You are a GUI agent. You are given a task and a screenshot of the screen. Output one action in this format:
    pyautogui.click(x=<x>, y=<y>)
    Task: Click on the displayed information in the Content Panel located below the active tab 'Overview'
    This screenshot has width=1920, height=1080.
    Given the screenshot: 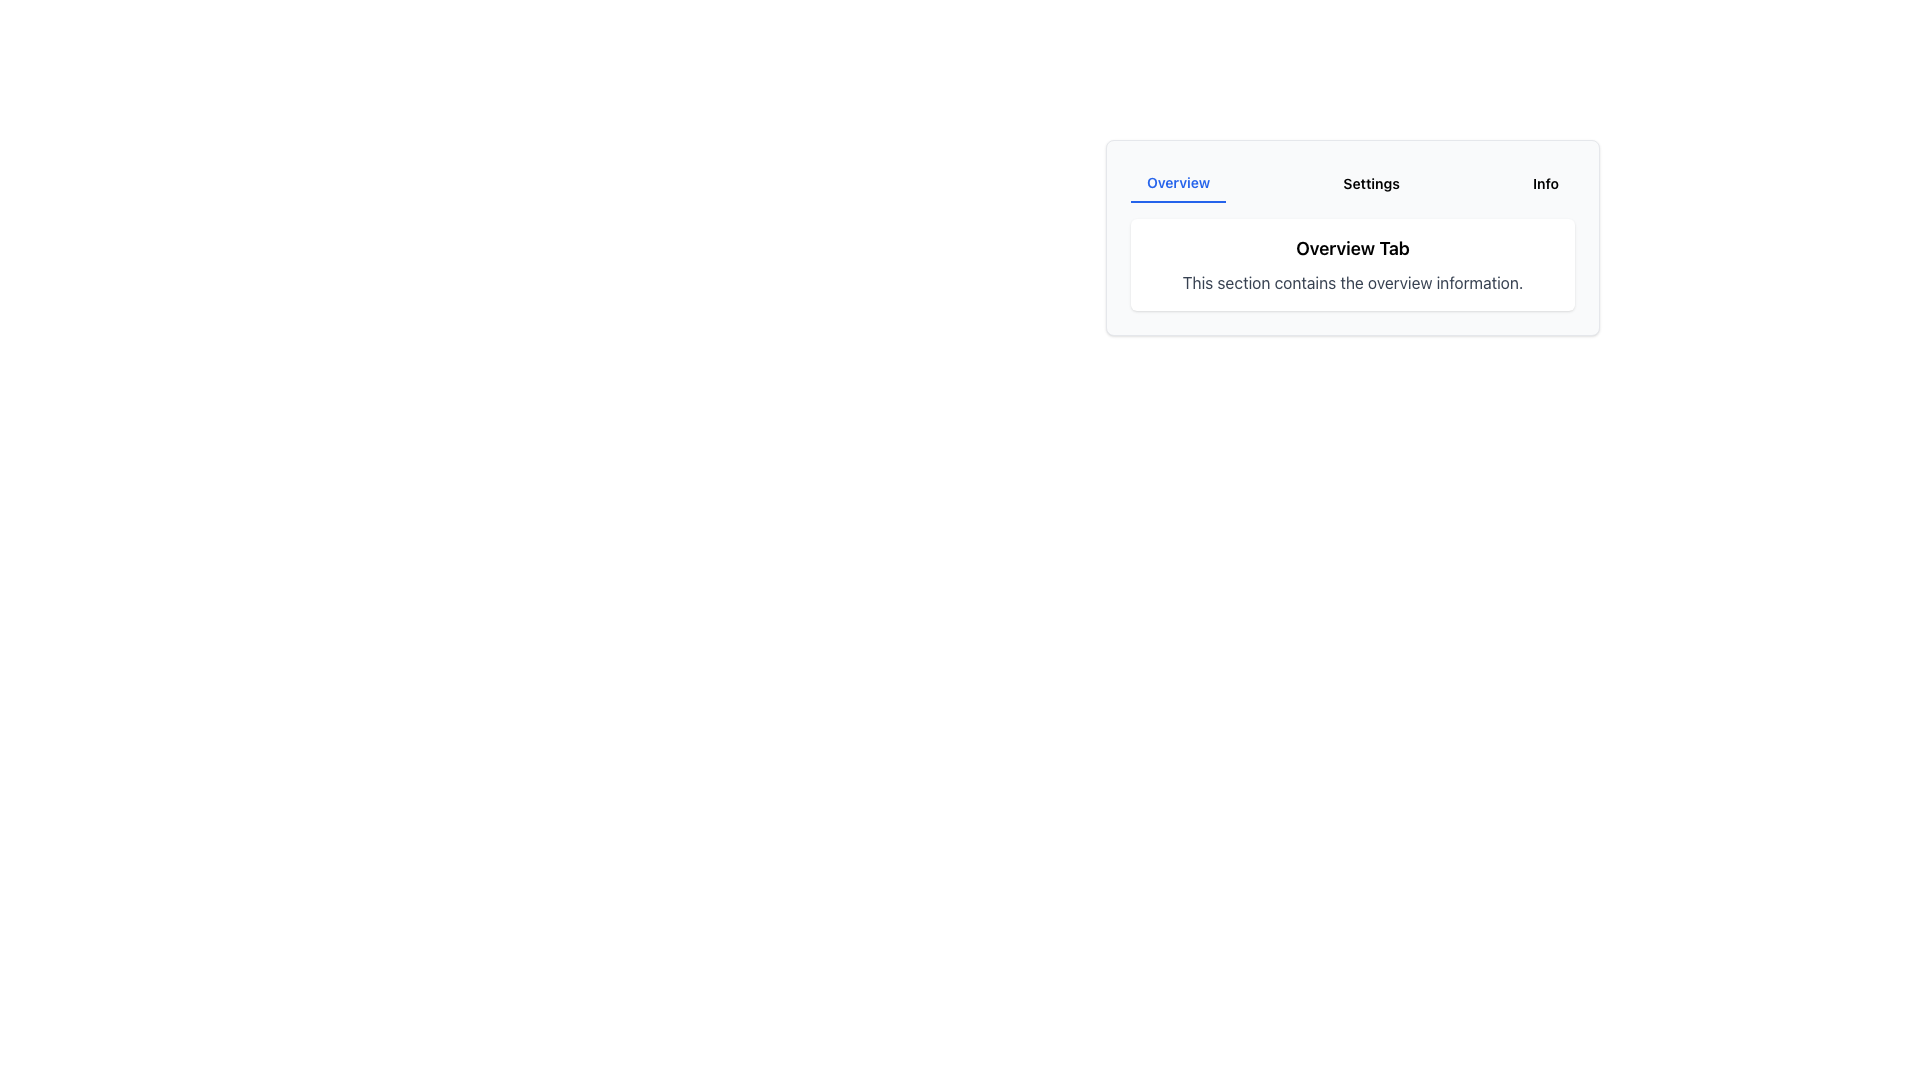 What is the action you would take?
    pyautogui.click(x=1353, y=237)
    